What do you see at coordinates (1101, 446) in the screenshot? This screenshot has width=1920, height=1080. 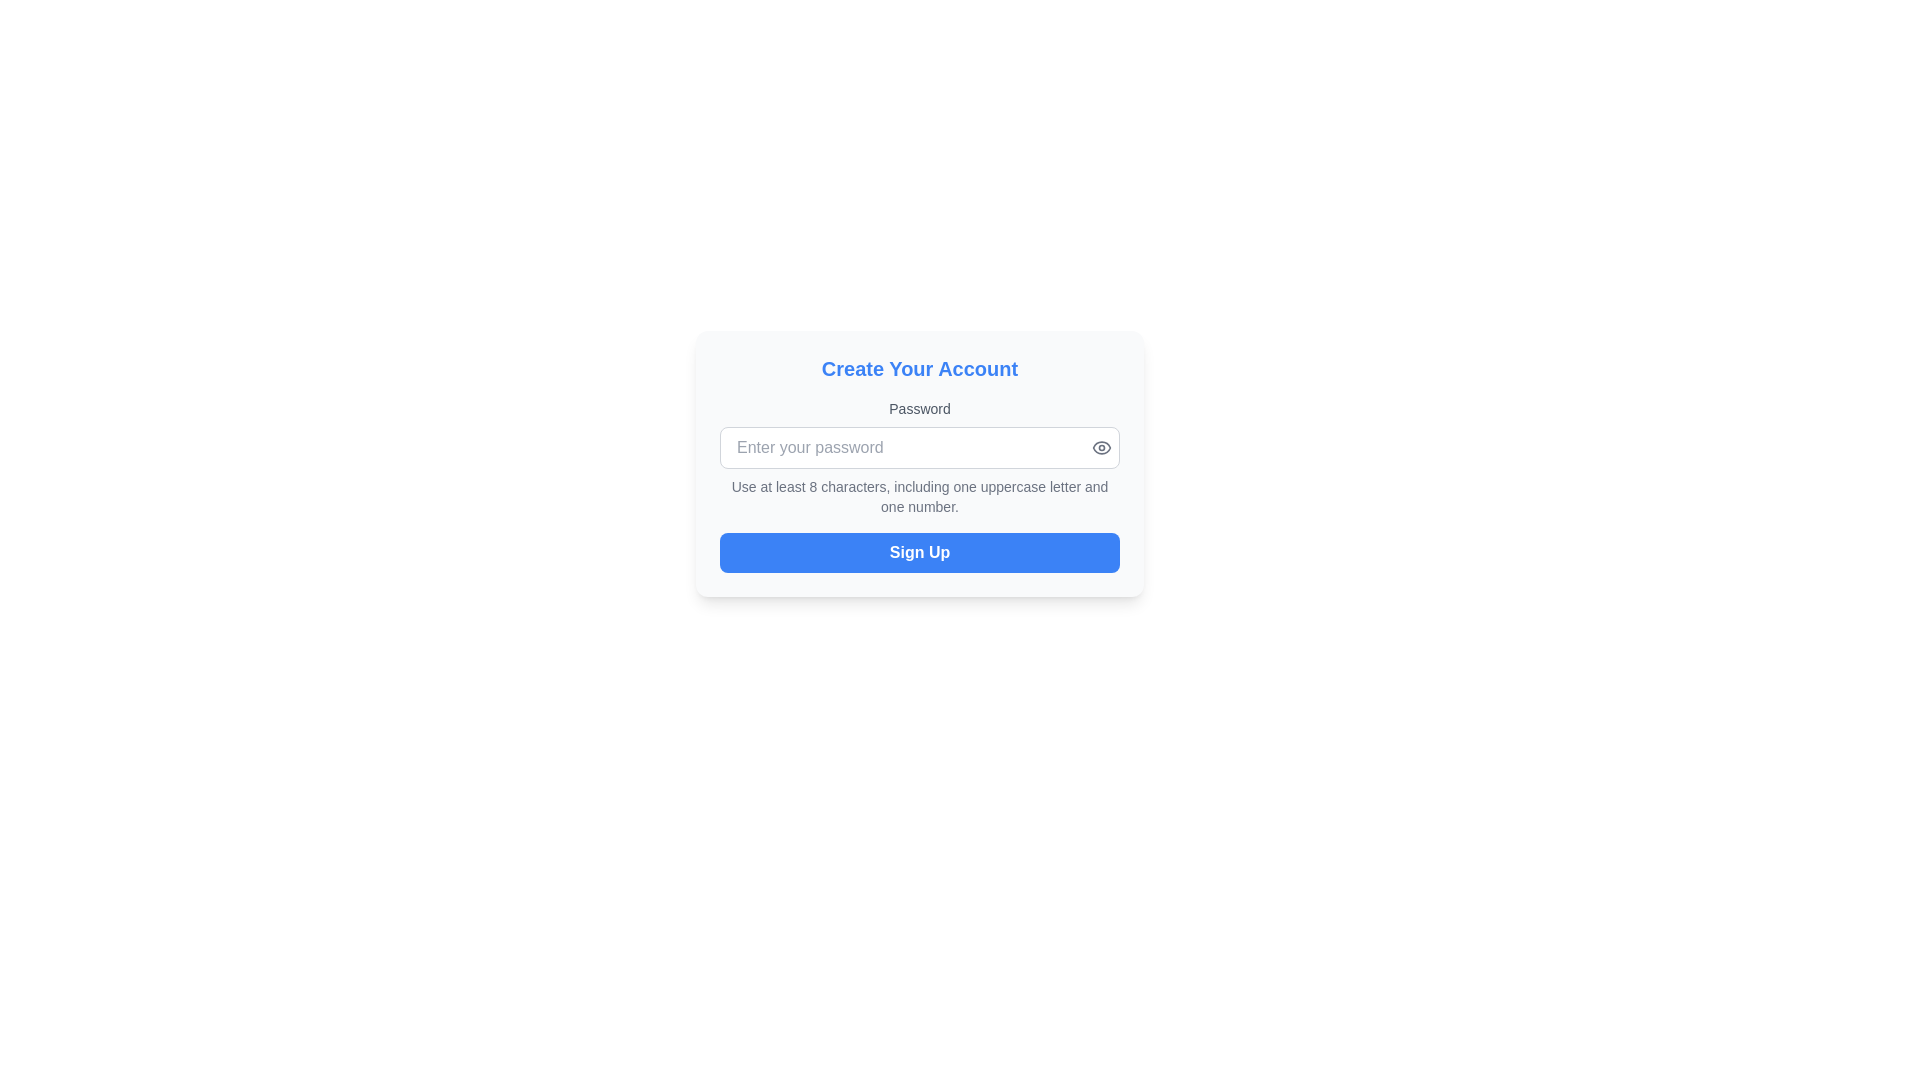 I see `the button located at the right side of the 'Password' input field in the 'Create Your Account' form` at bounding box center [1101, 446].